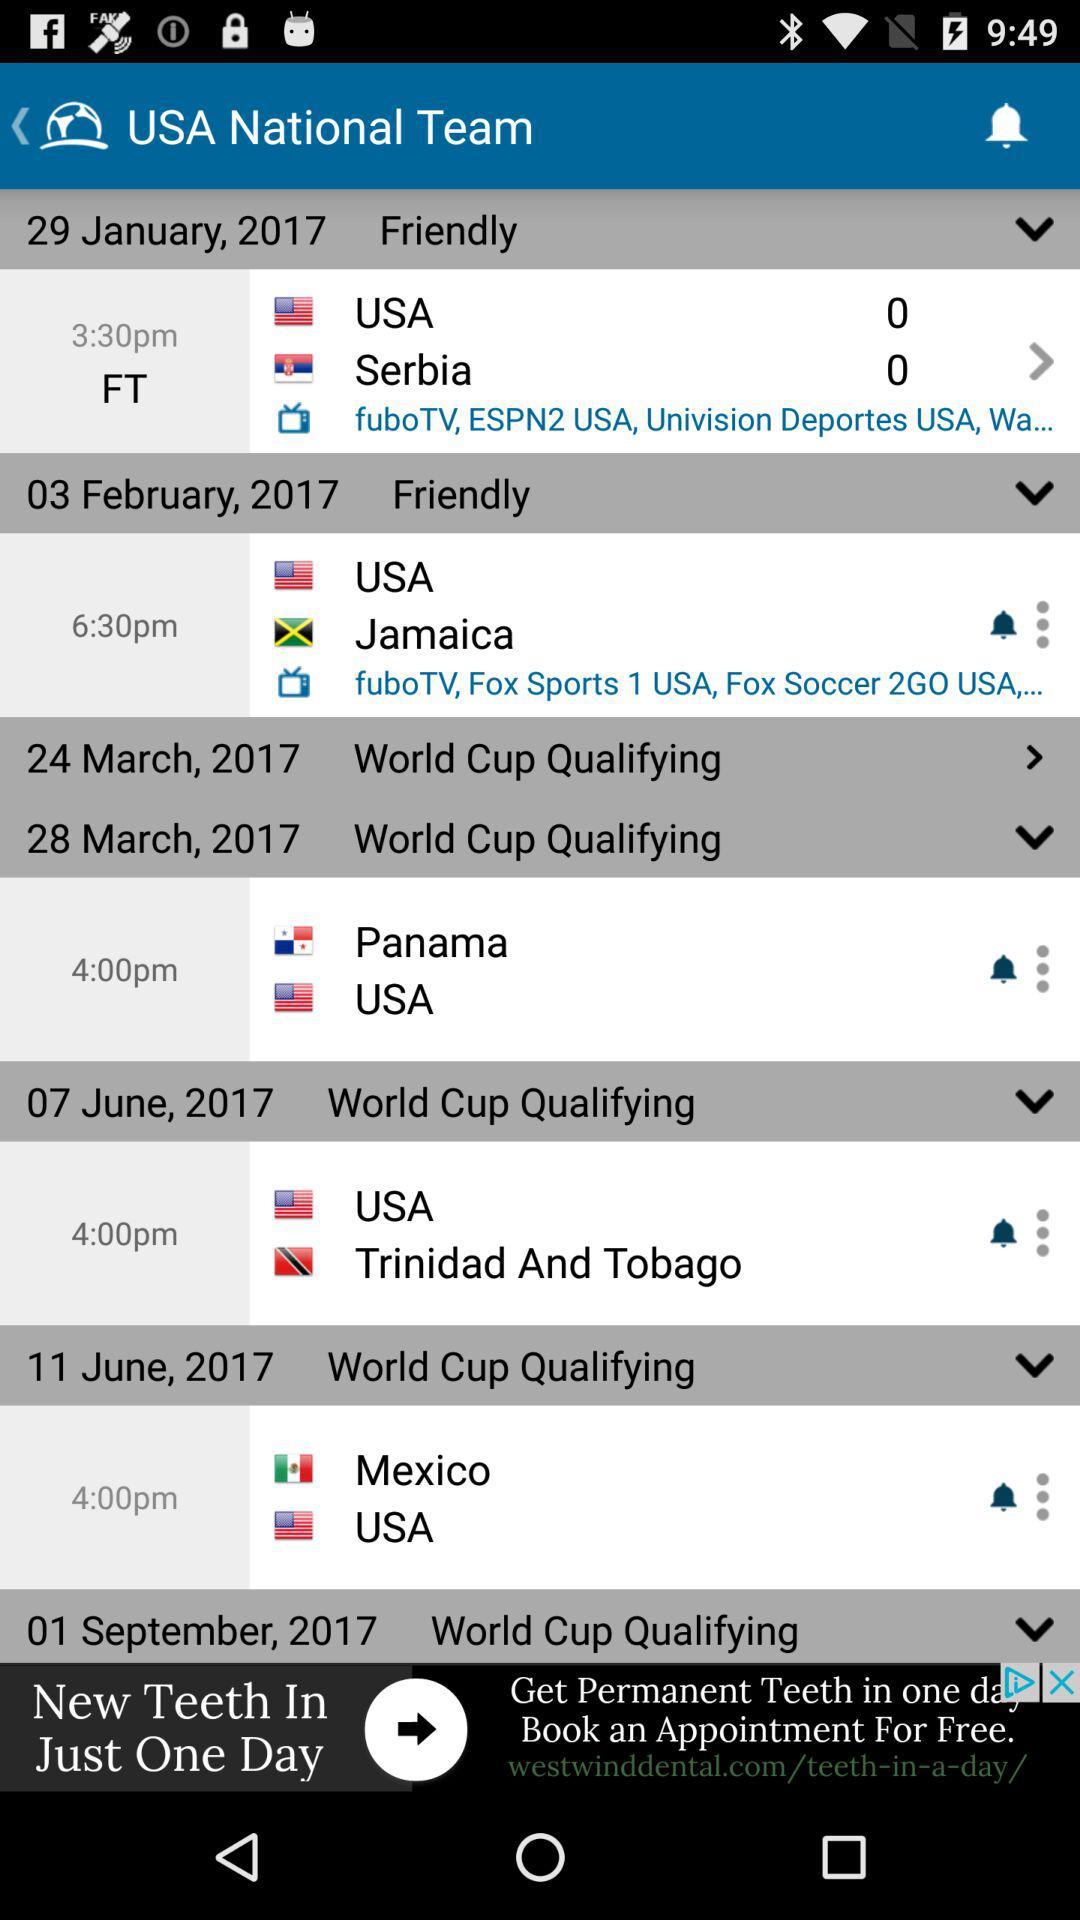  What do you see at coordinates (540, 1727) in the screenshot?
I see `make advertisement` at bounding box center [540, 1727].